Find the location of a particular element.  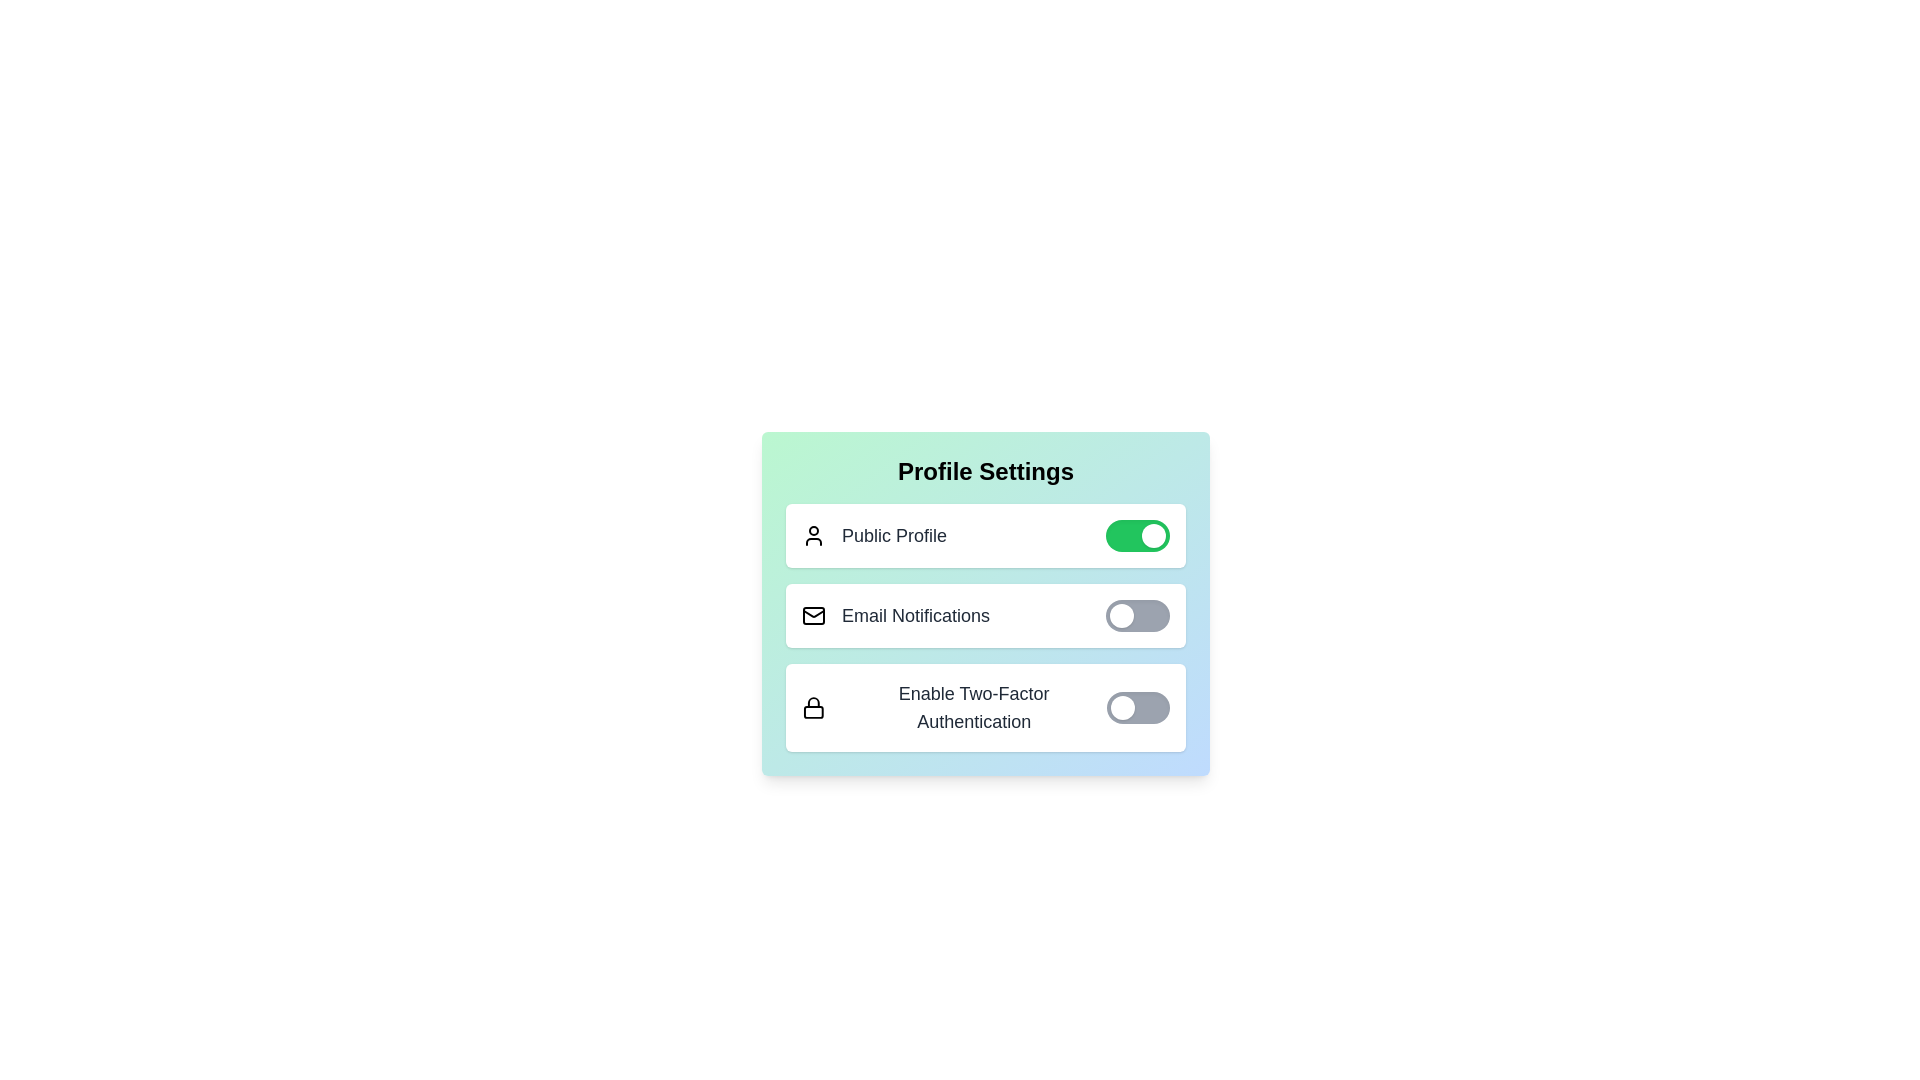

the icon next to Enable Two-Factor Authentication to inspect it visually is located at coordinates (812, 707).